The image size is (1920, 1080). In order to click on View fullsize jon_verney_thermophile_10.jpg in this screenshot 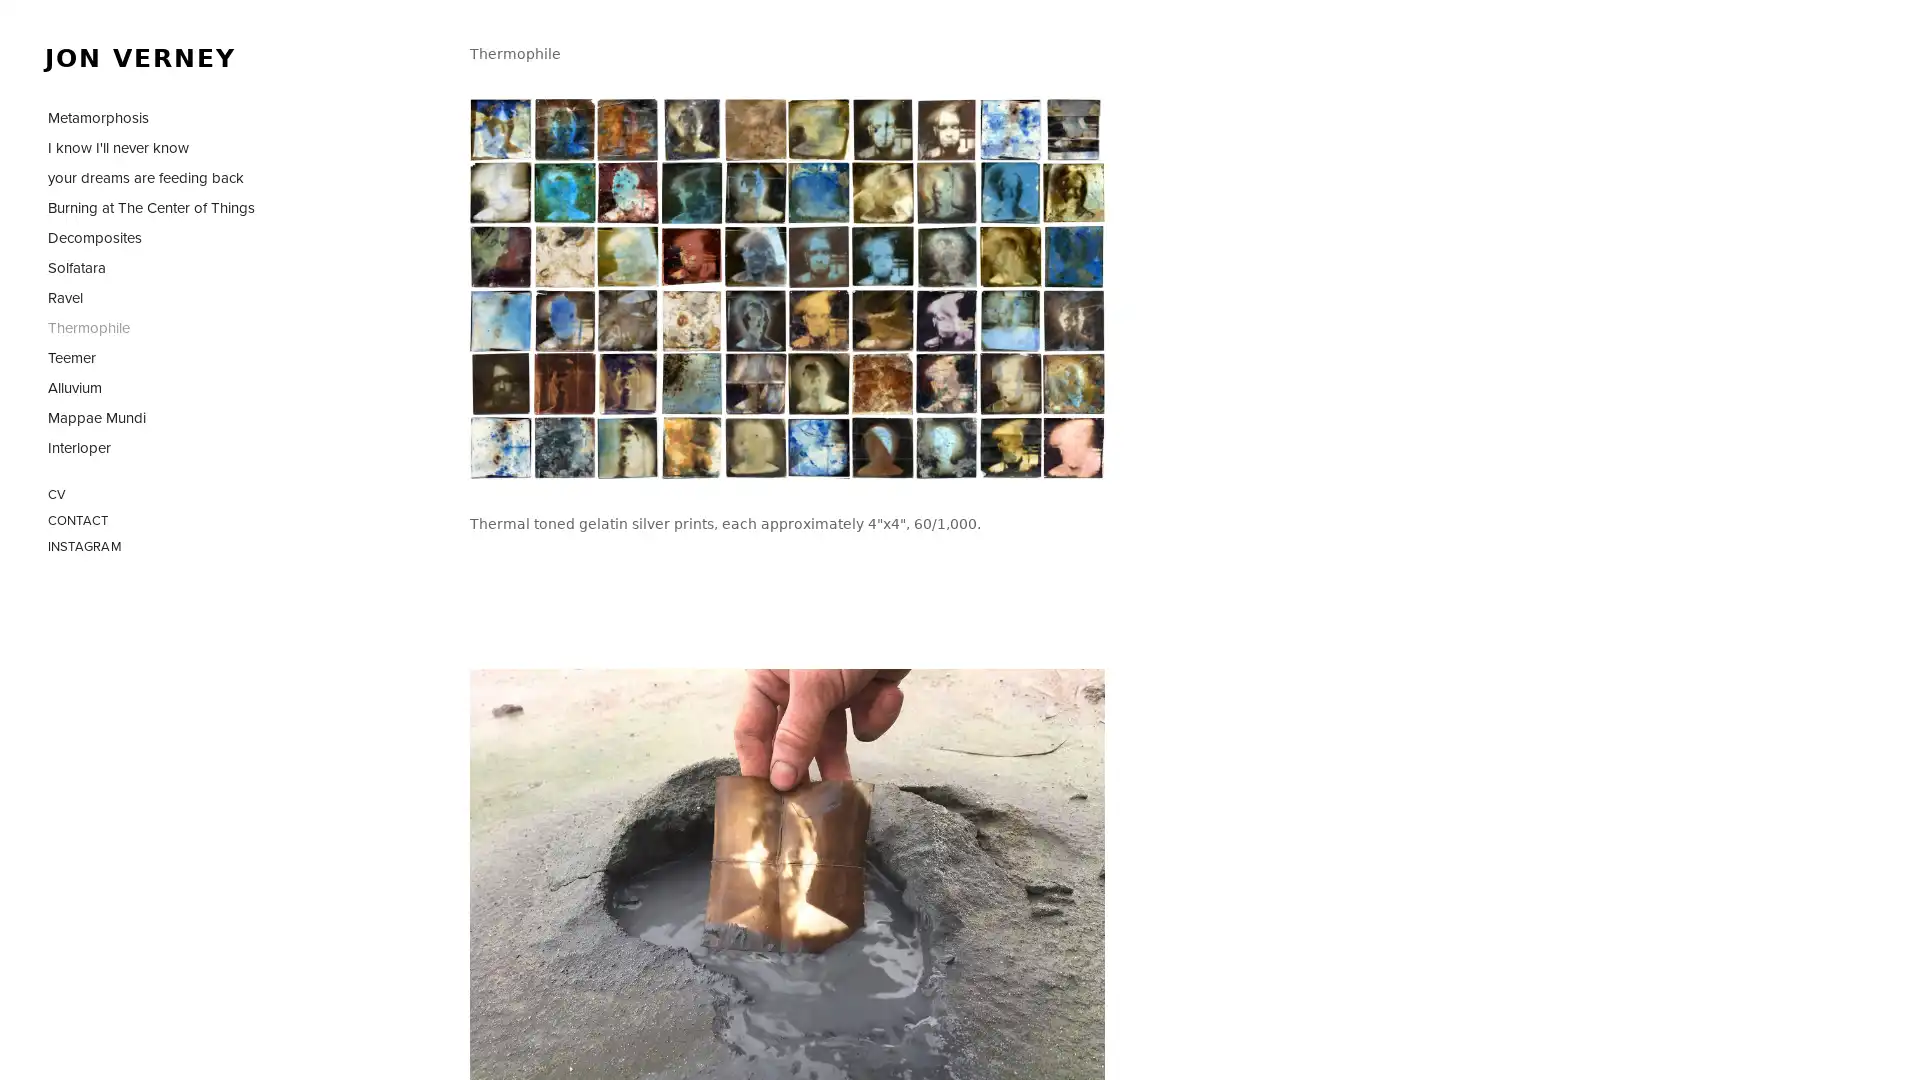, I will do `click(1009, 254)`.